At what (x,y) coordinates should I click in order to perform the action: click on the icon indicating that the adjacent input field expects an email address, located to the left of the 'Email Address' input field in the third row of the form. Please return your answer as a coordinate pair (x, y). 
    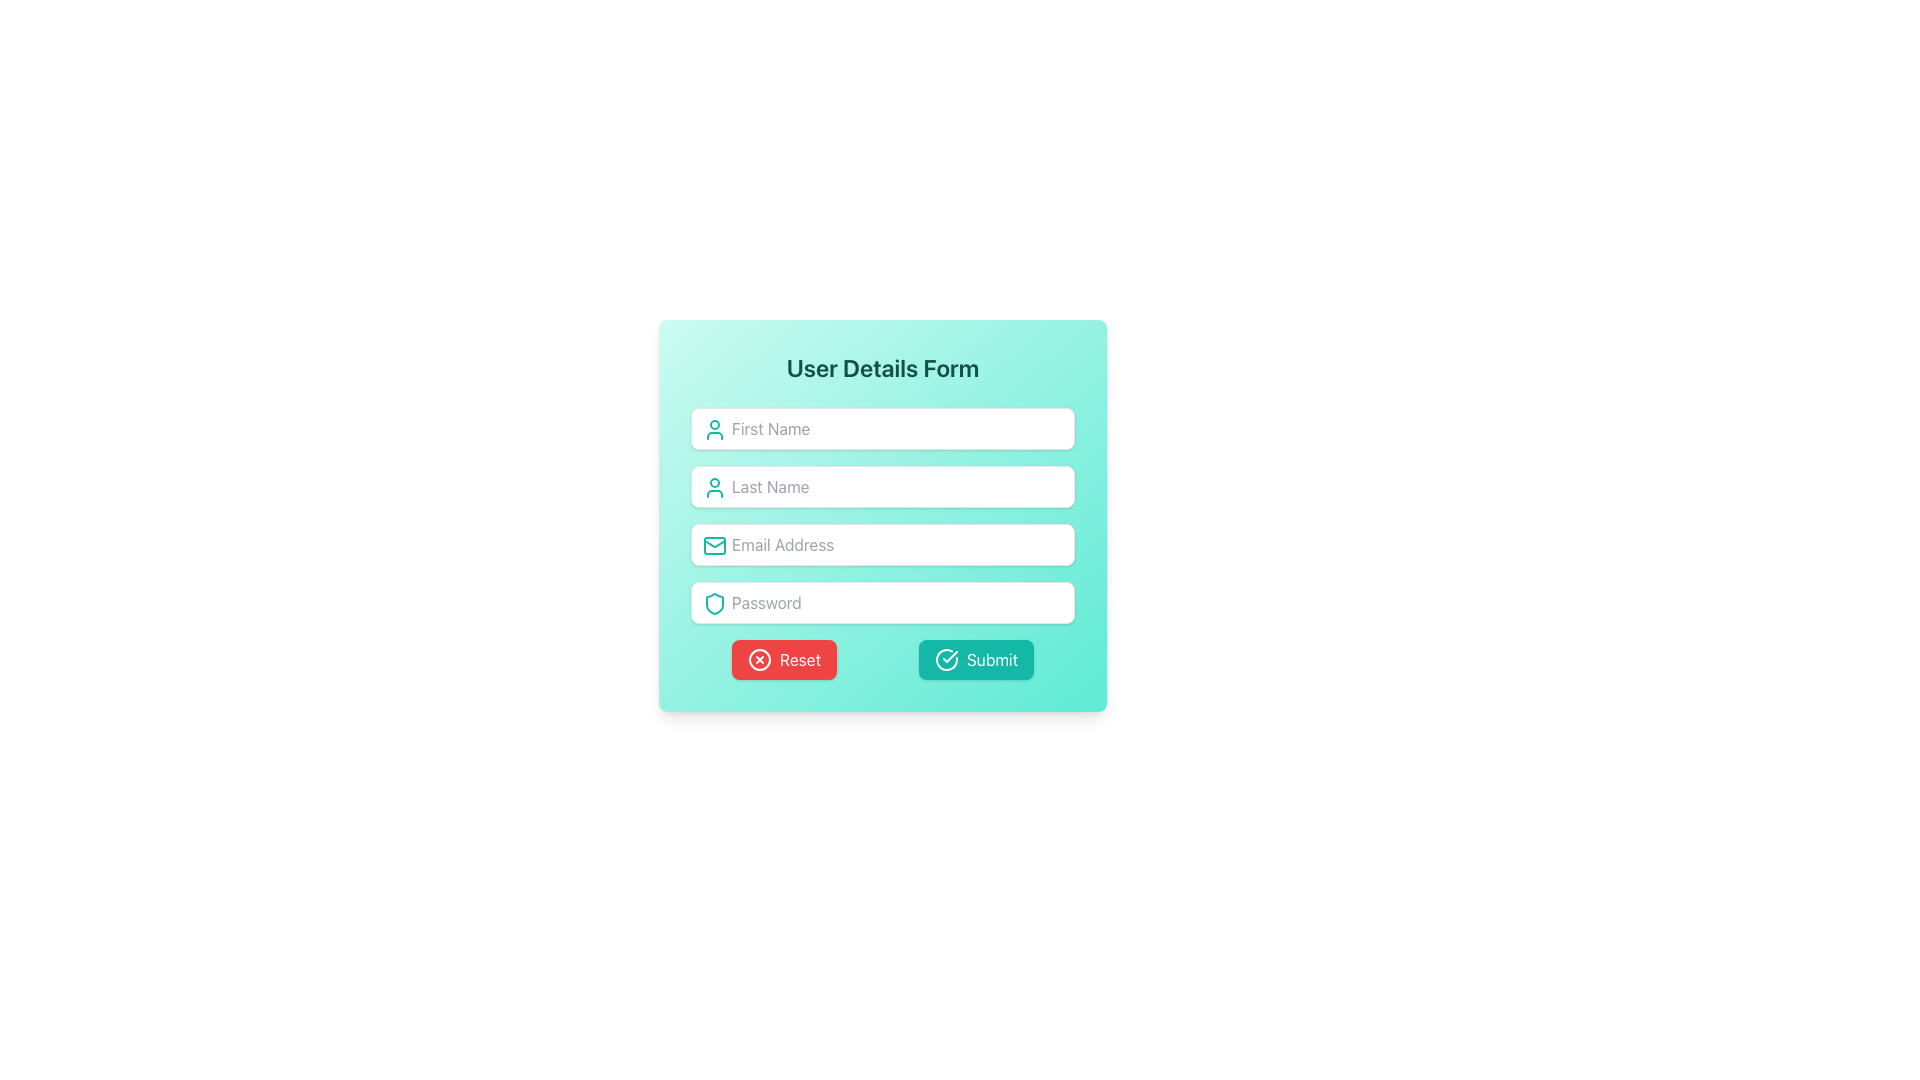
    Looking at the image, I should click on (715, 546).